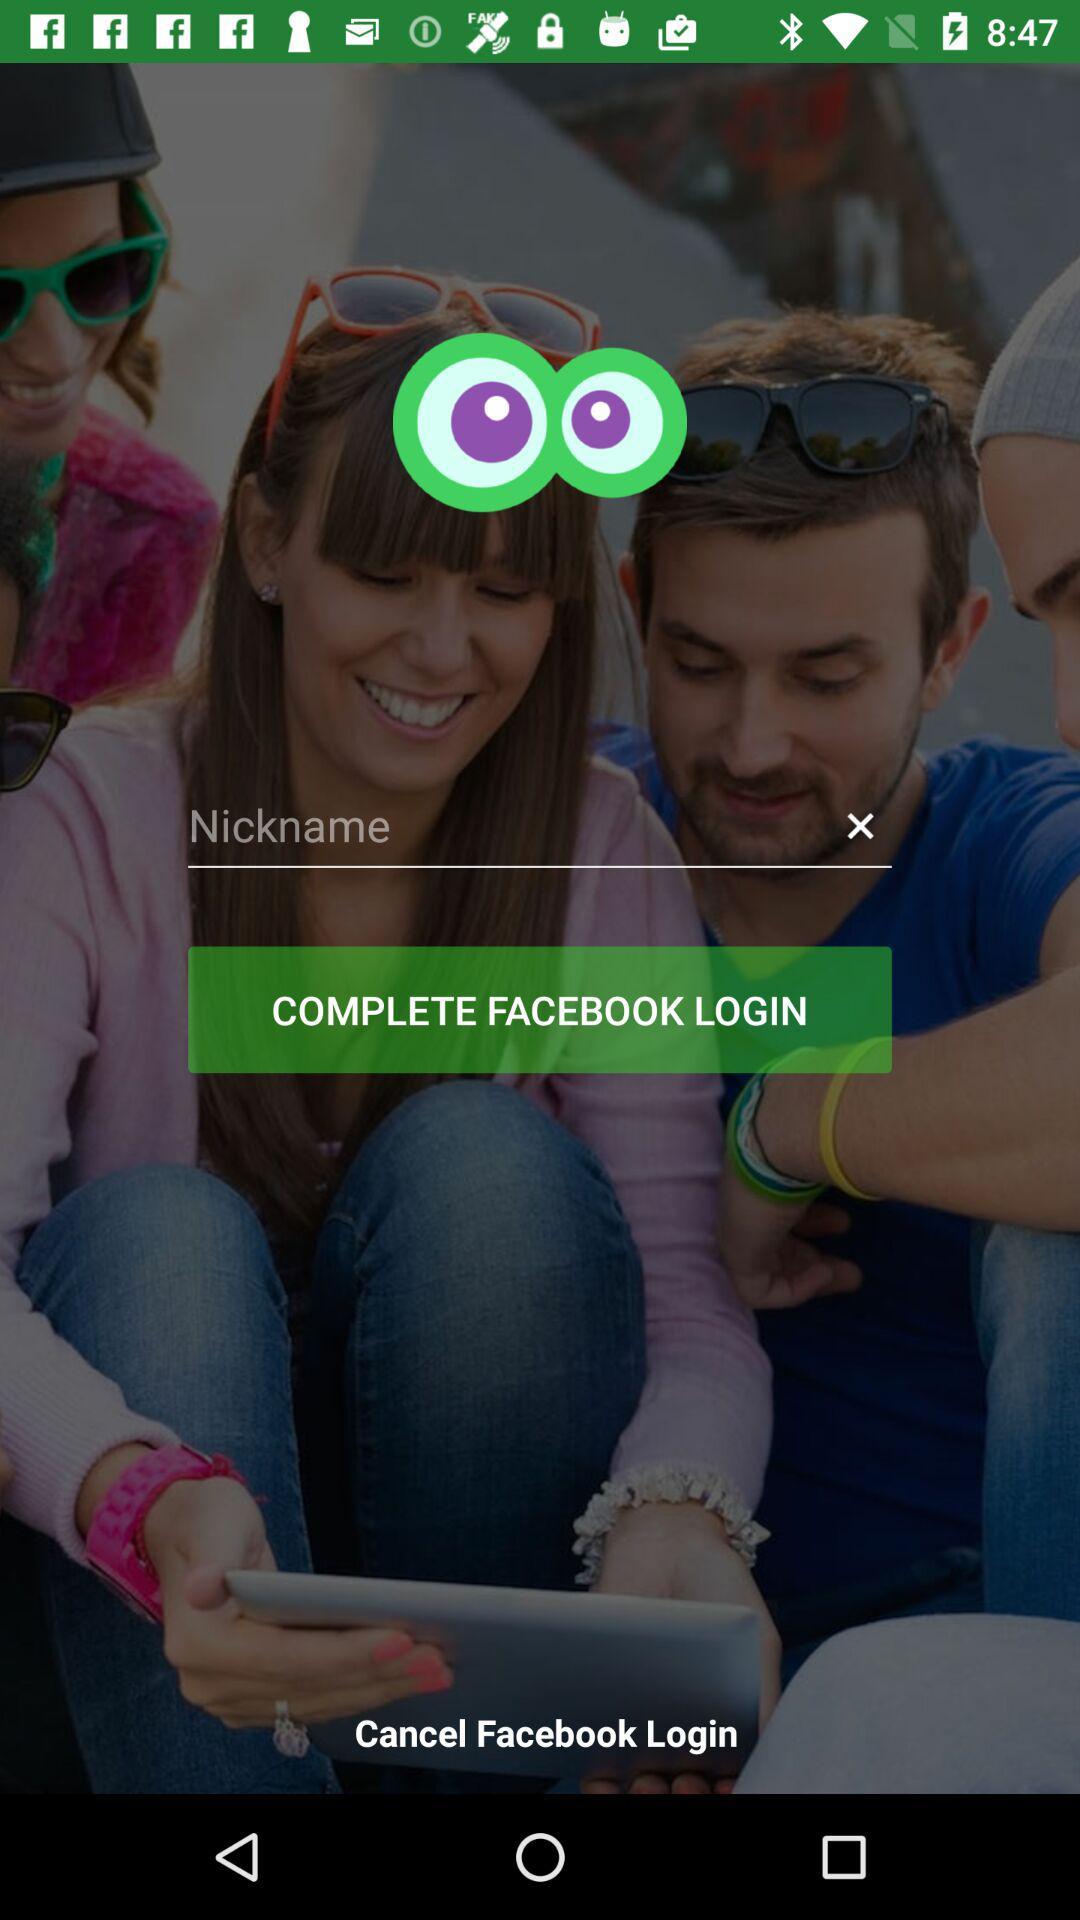  I want to click on the close icon, so click(859, 825).